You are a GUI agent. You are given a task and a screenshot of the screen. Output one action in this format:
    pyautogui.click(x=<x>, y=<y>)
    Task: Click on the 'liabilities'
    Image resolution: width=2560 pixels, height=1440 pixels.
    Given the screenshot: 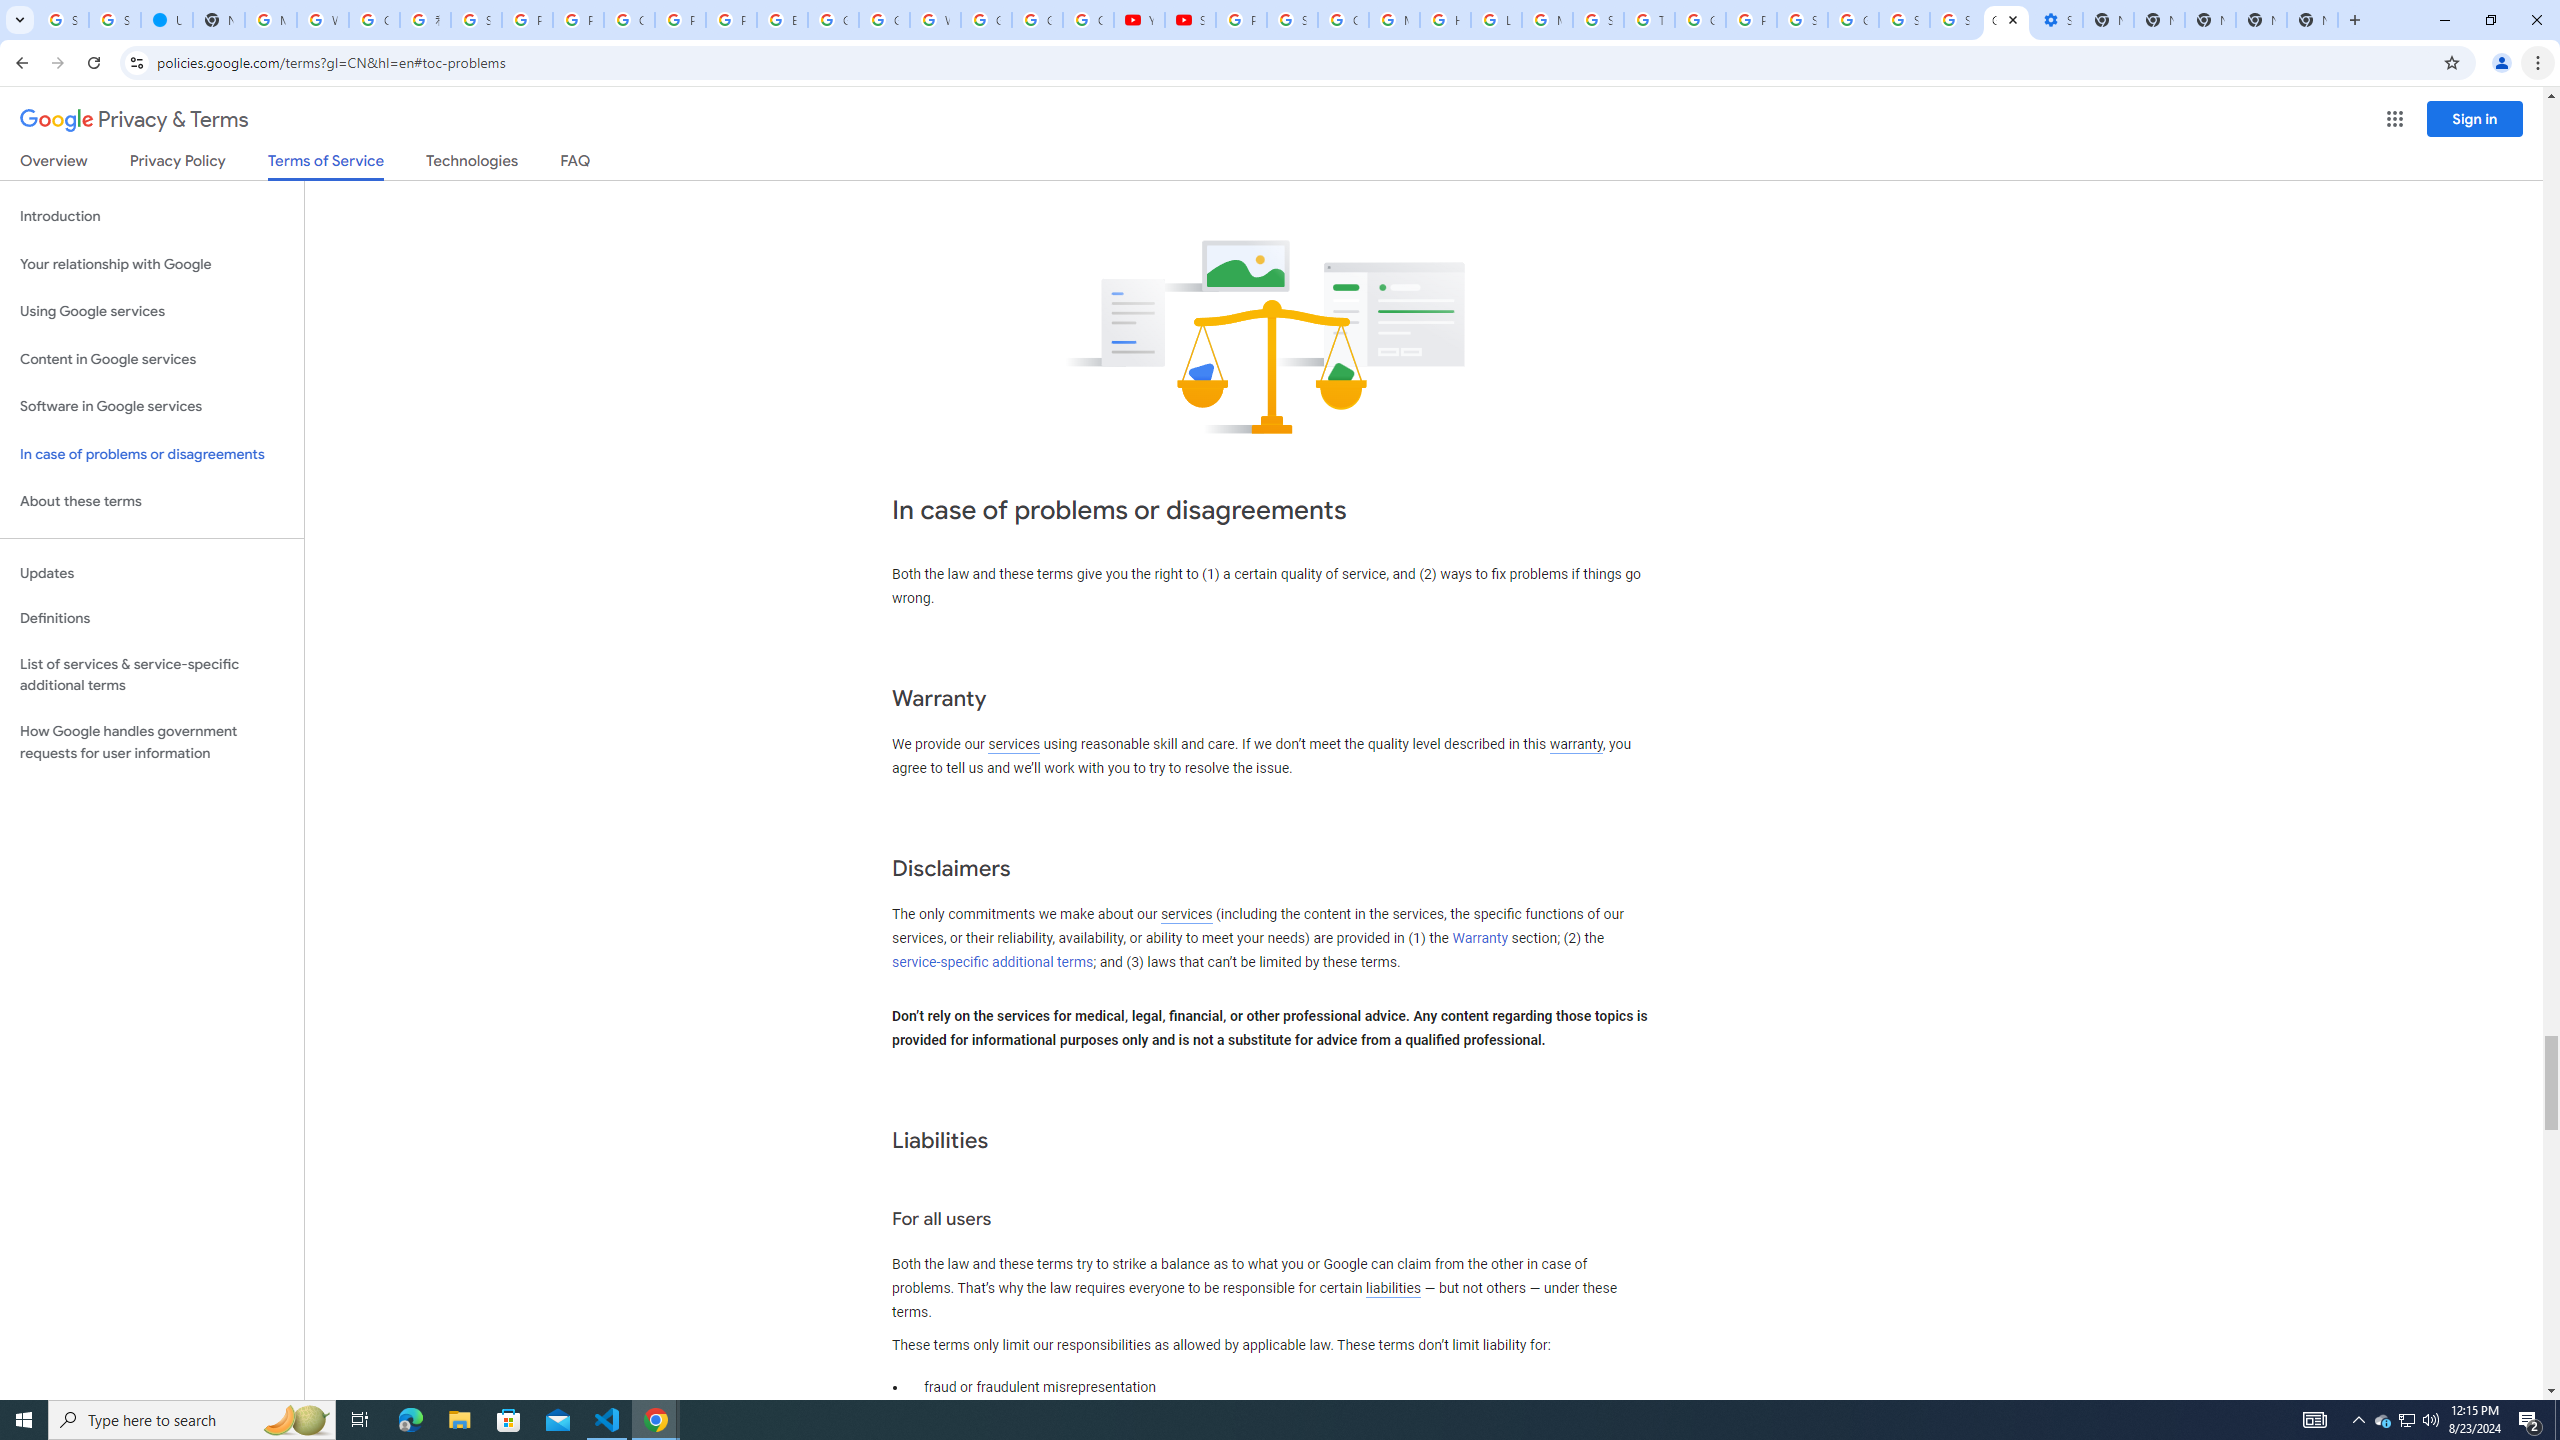 What is the action you would take?
    pyautogui.click(x=1391, y=1287)
    